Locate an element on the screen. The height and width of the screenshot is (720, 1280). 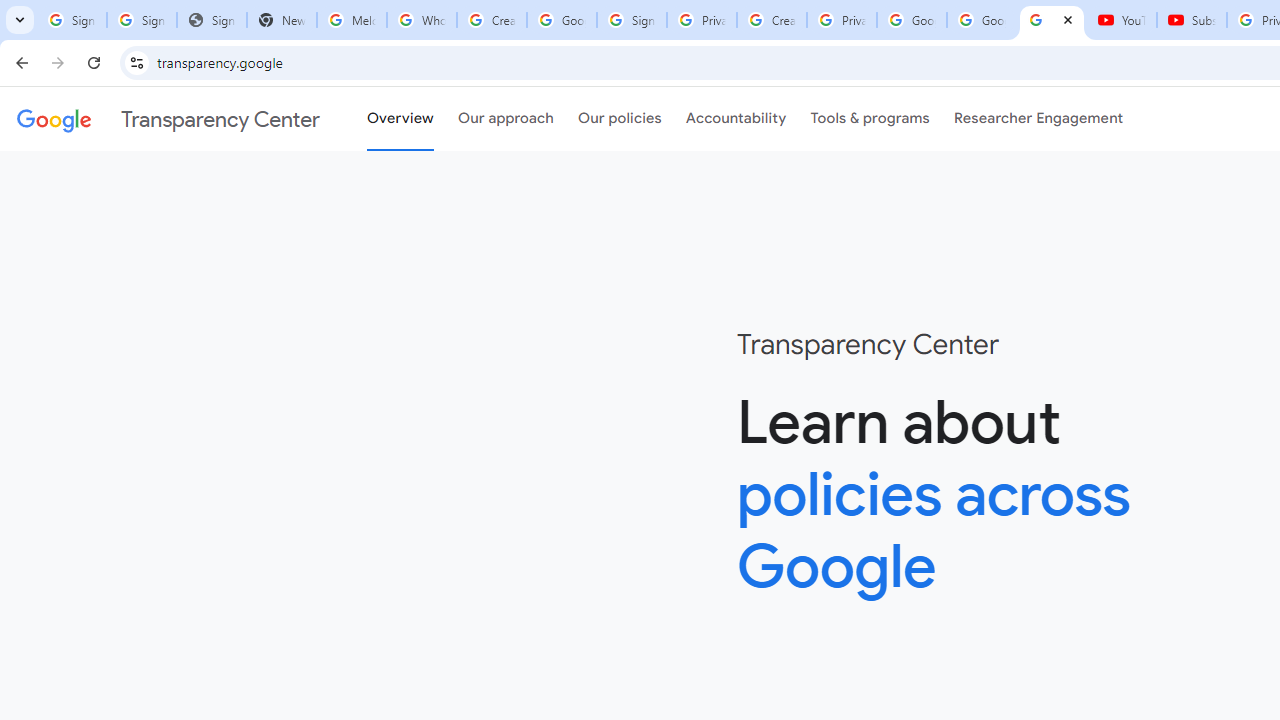
'Our policies' is located at coordinates (619, 119).